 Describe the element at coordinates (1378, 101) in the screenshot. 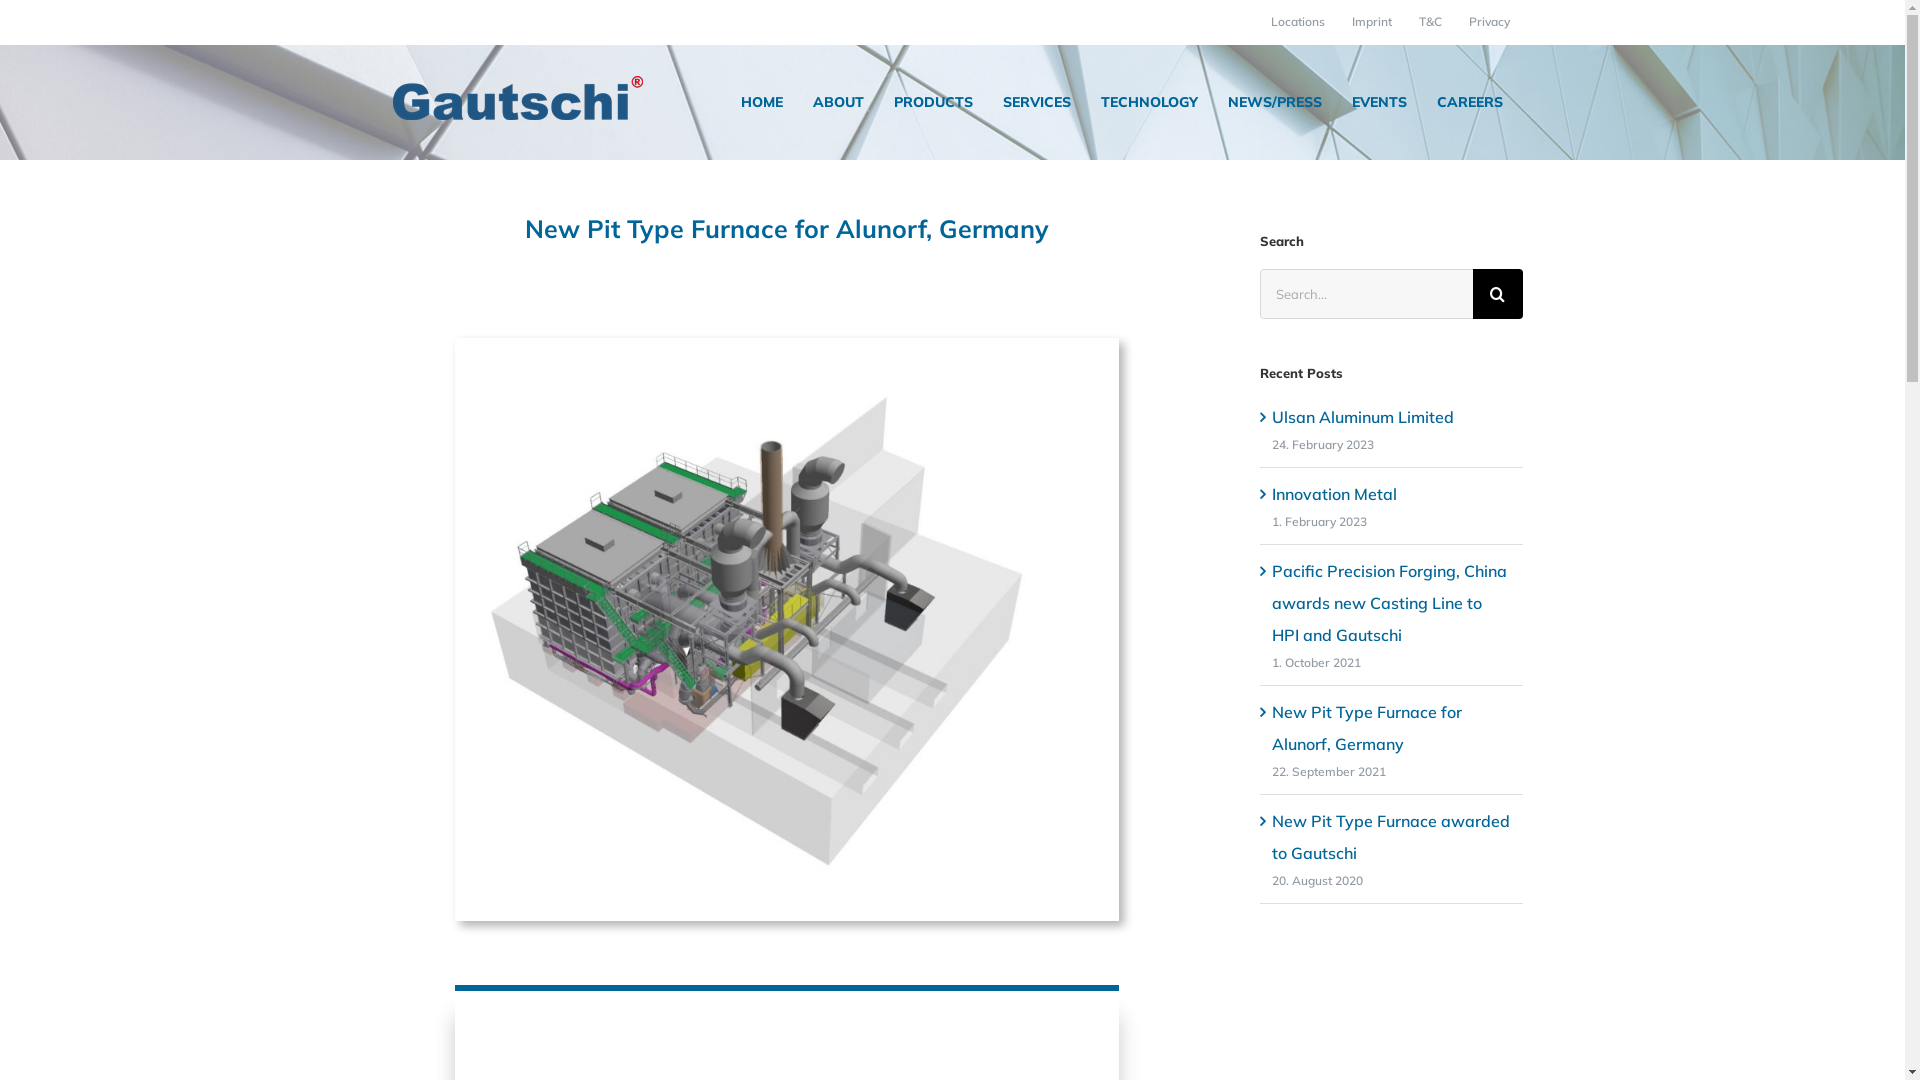

I see `'EVENTS'` at that location.